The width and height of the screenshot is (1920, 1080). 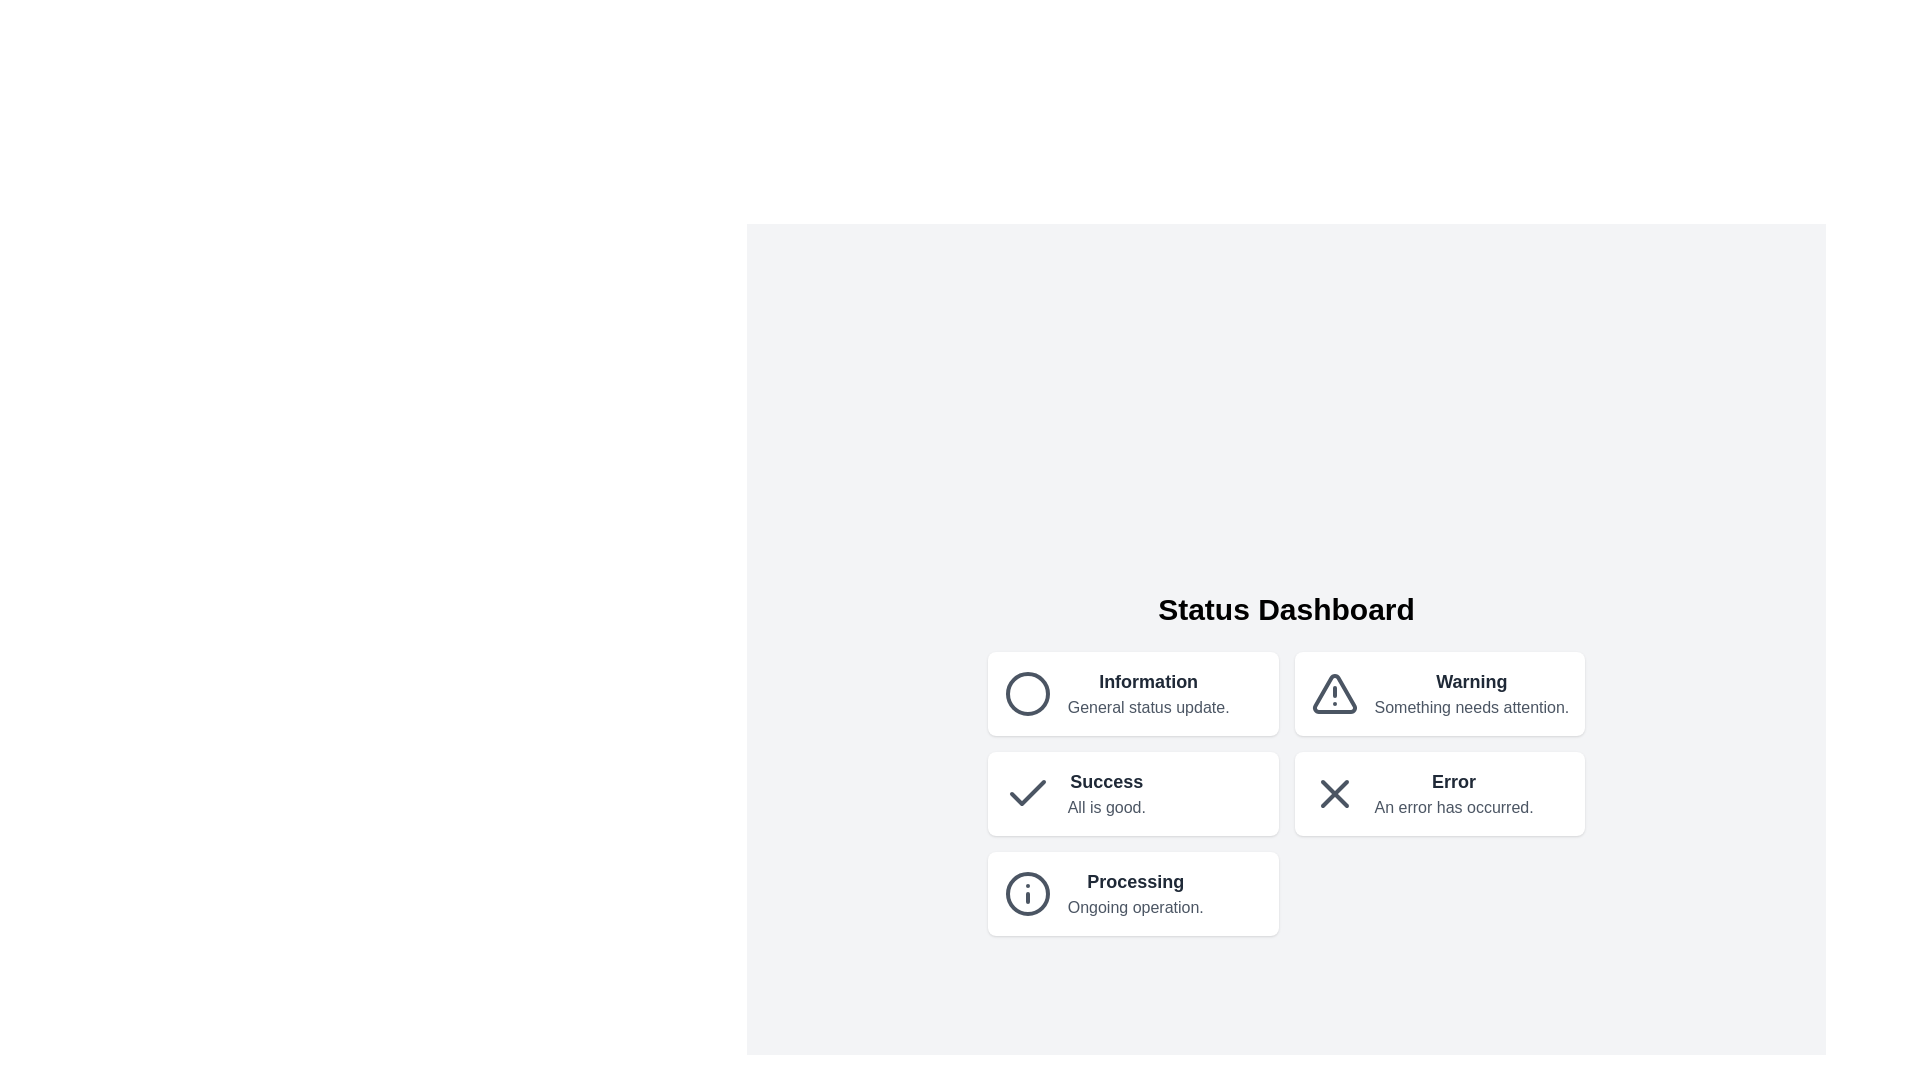 I want to click on the bold red cross symbol (Error Symbol) located within the 'Error' card in the bottom-right corner of the status dashboard to indicate an error condition, so click(x=1334, y=793).